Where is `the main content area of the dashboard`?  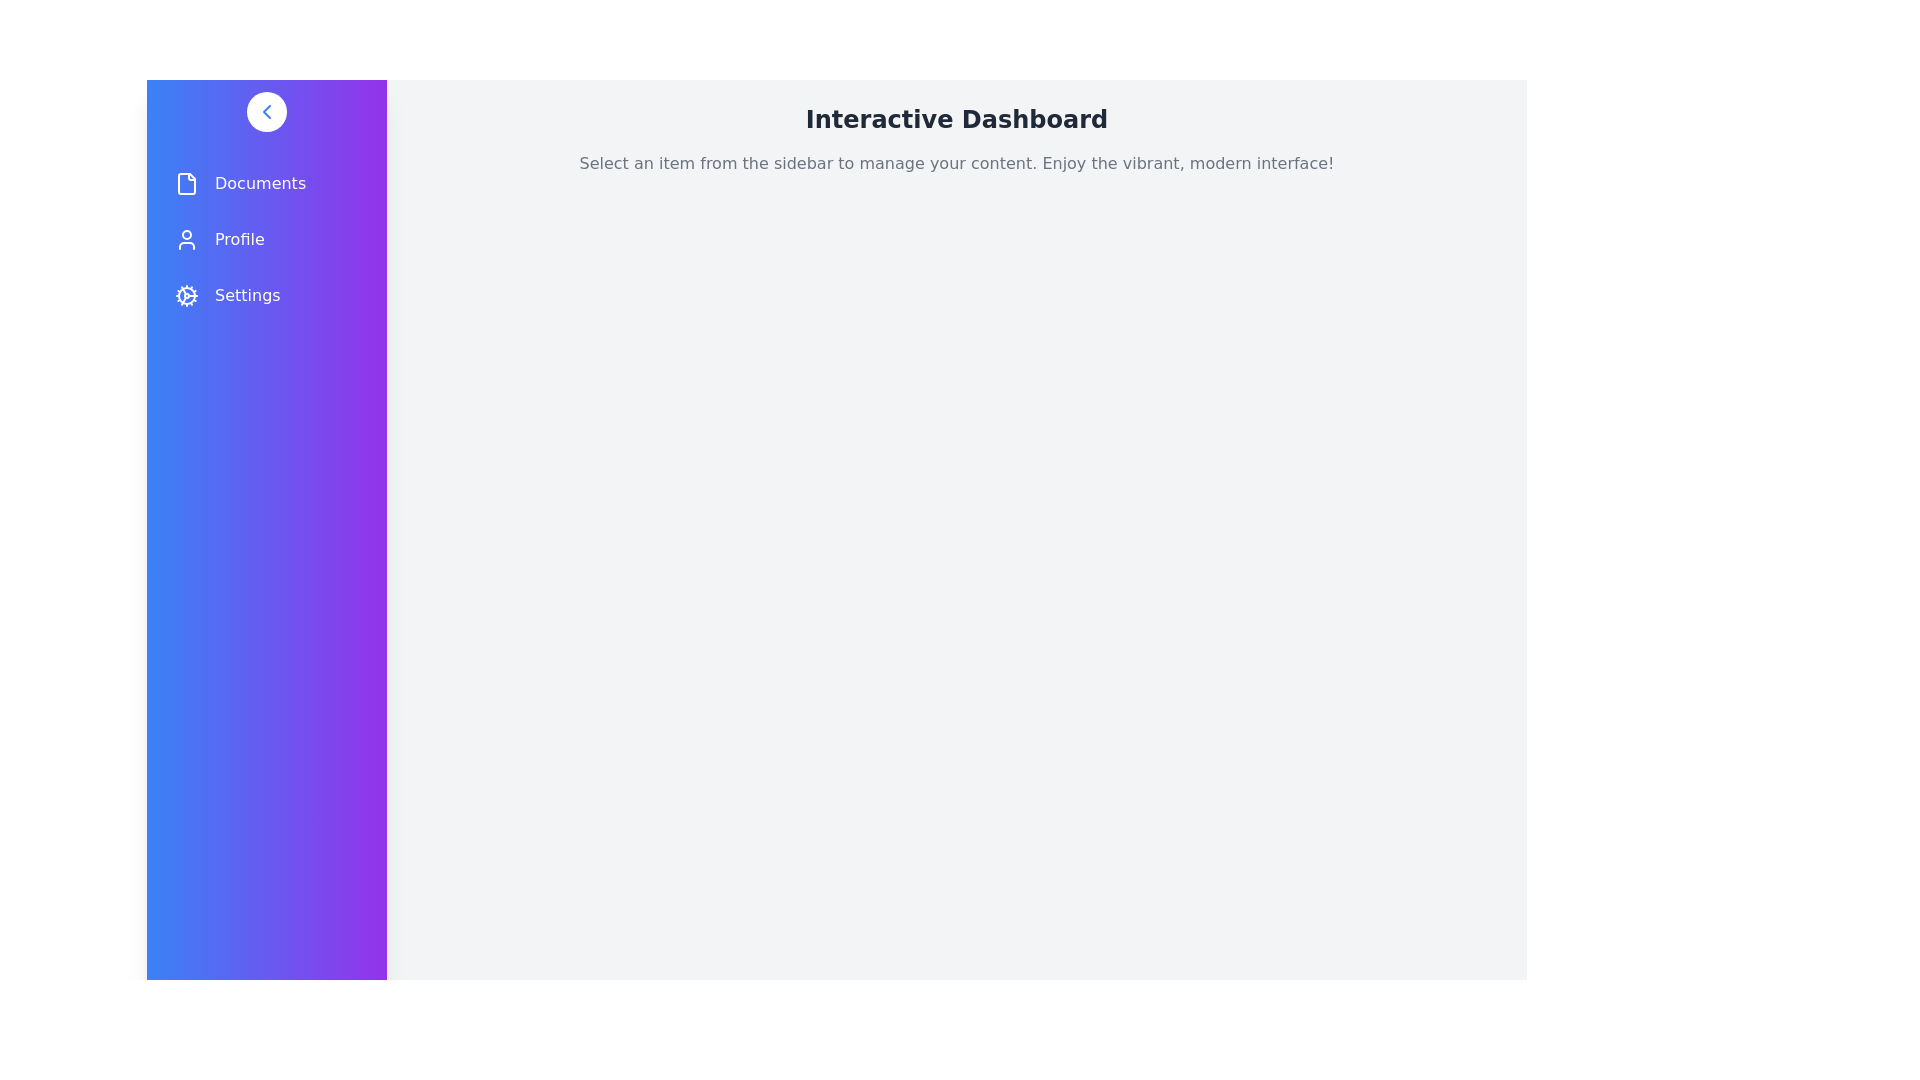 the main content area of the dashboard is located at coordinates (955, 619).